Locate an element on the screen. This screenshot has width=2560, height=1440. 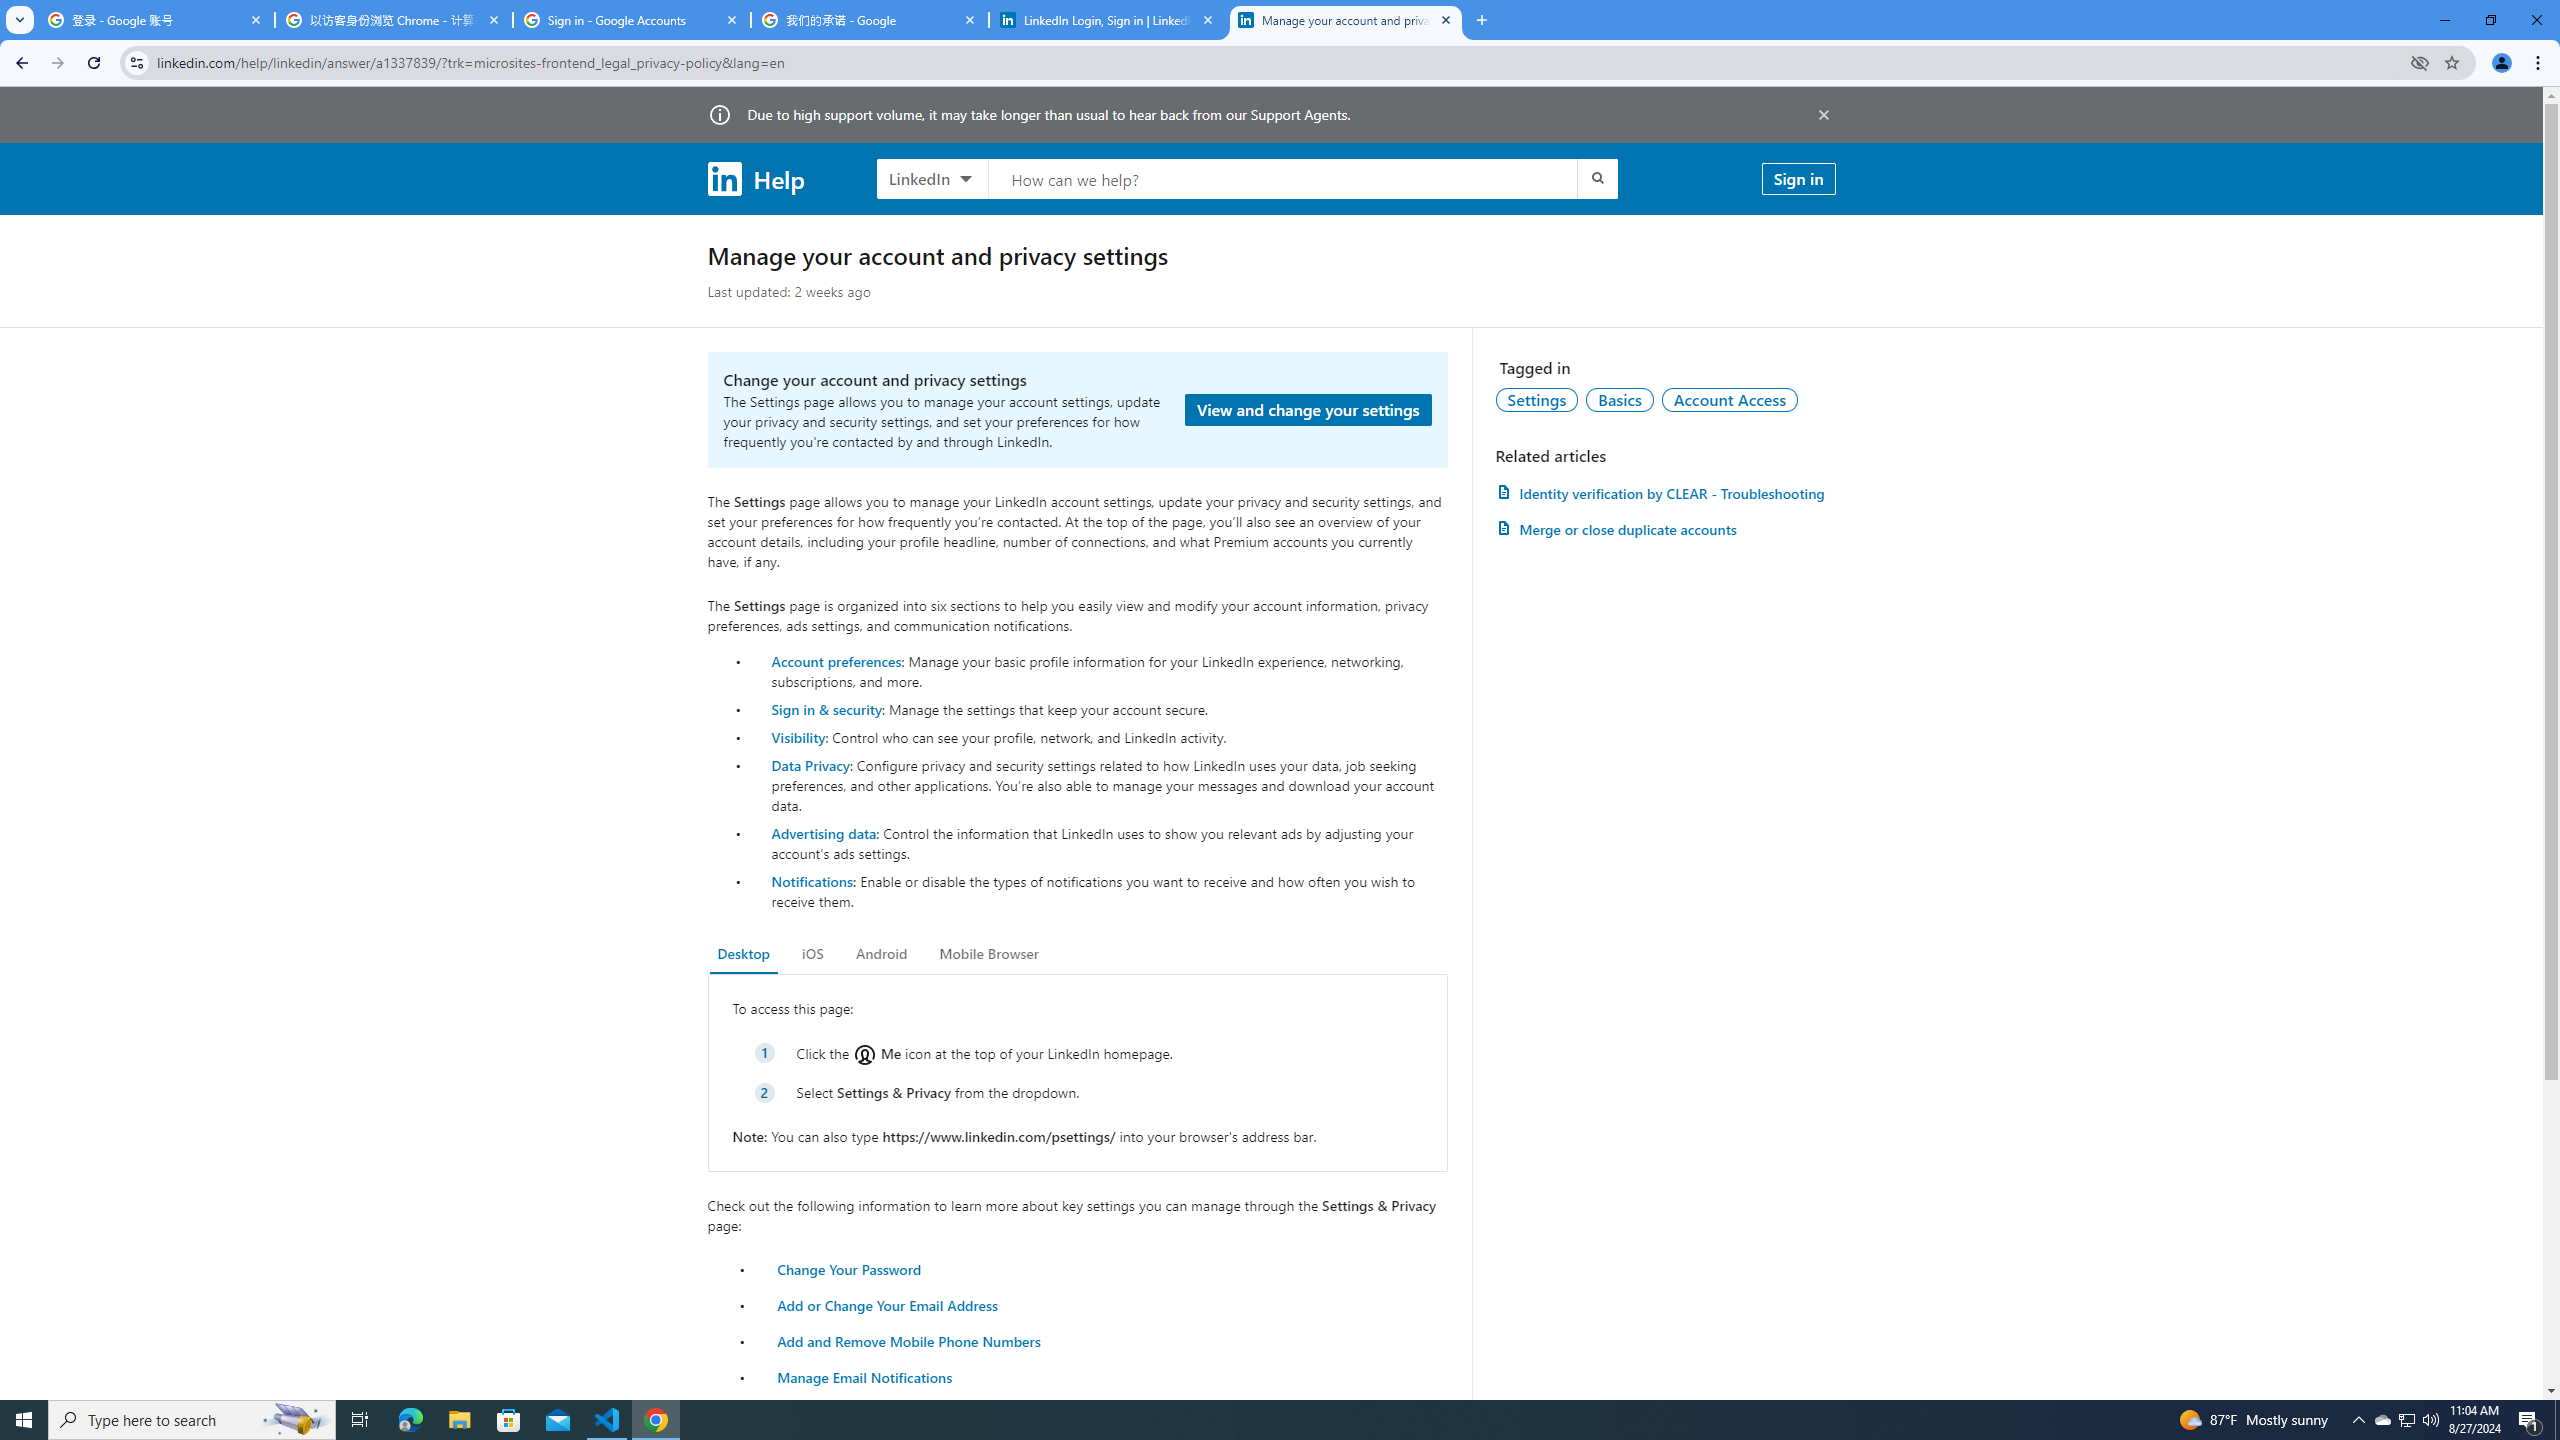
'Settings' is located at coordinates (1536, 398).